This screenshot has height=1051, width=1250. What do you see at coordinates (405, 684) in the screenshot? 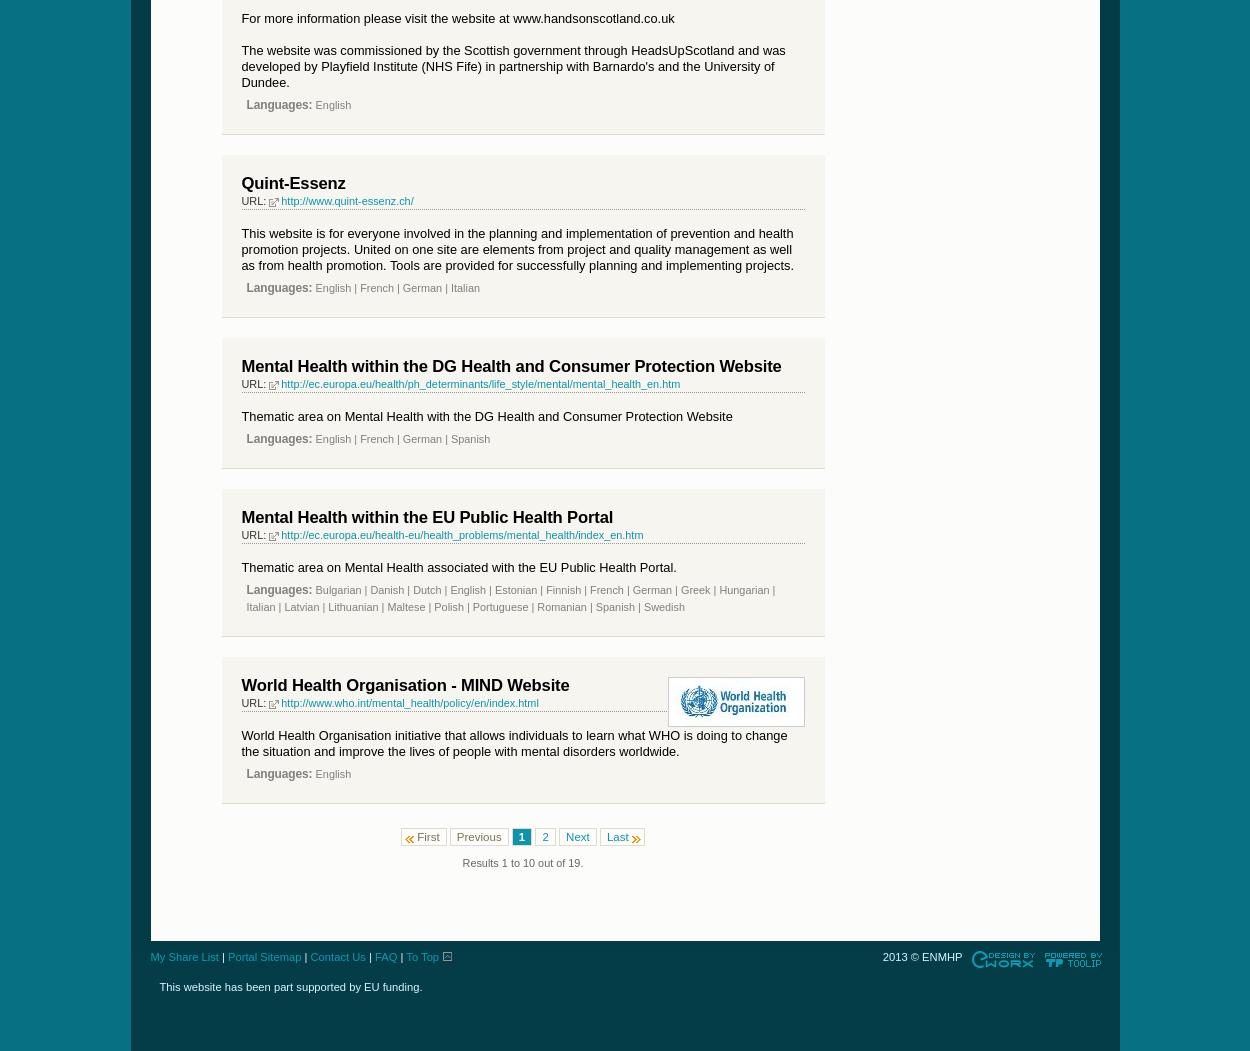
I see `'World Health Organisation - MIND Website'` at bounding box center [405, 684].